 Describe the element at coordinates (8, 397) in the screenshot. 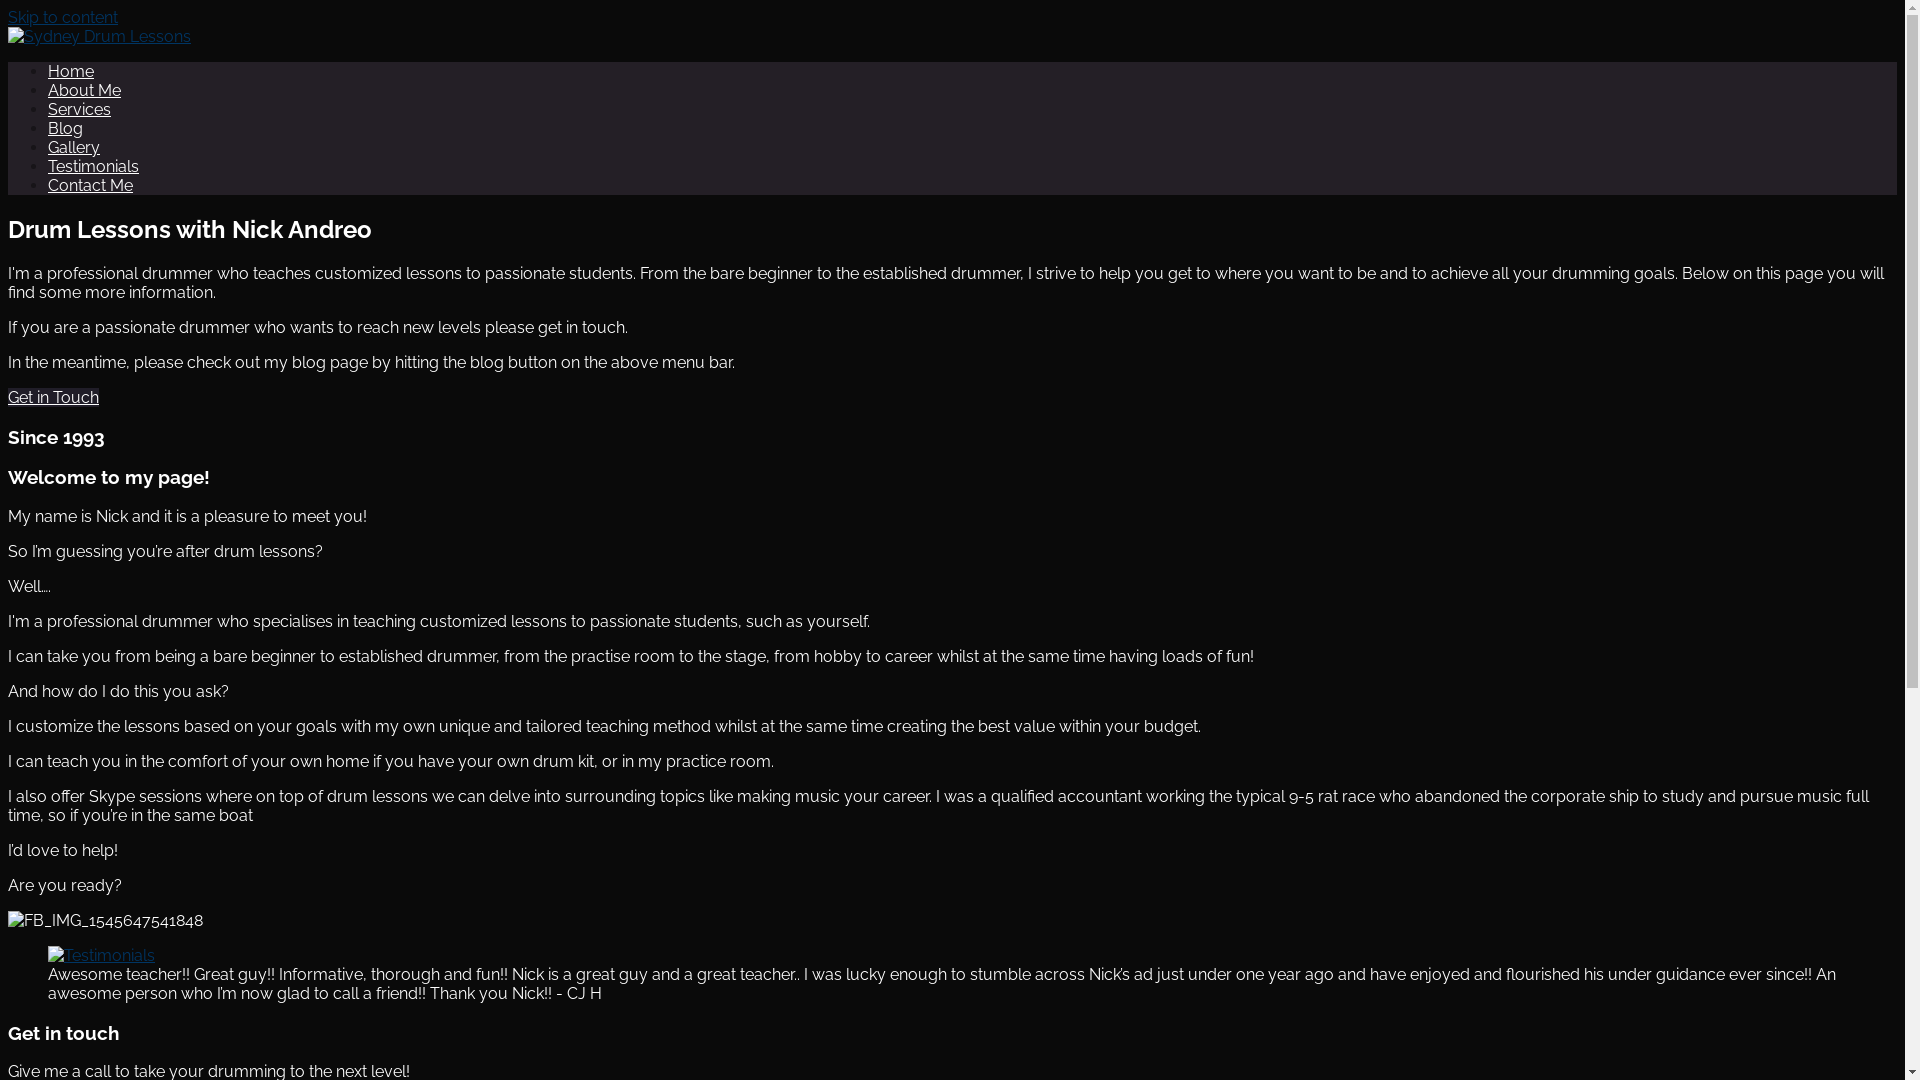

I see `'Get in Touch'` at that location.